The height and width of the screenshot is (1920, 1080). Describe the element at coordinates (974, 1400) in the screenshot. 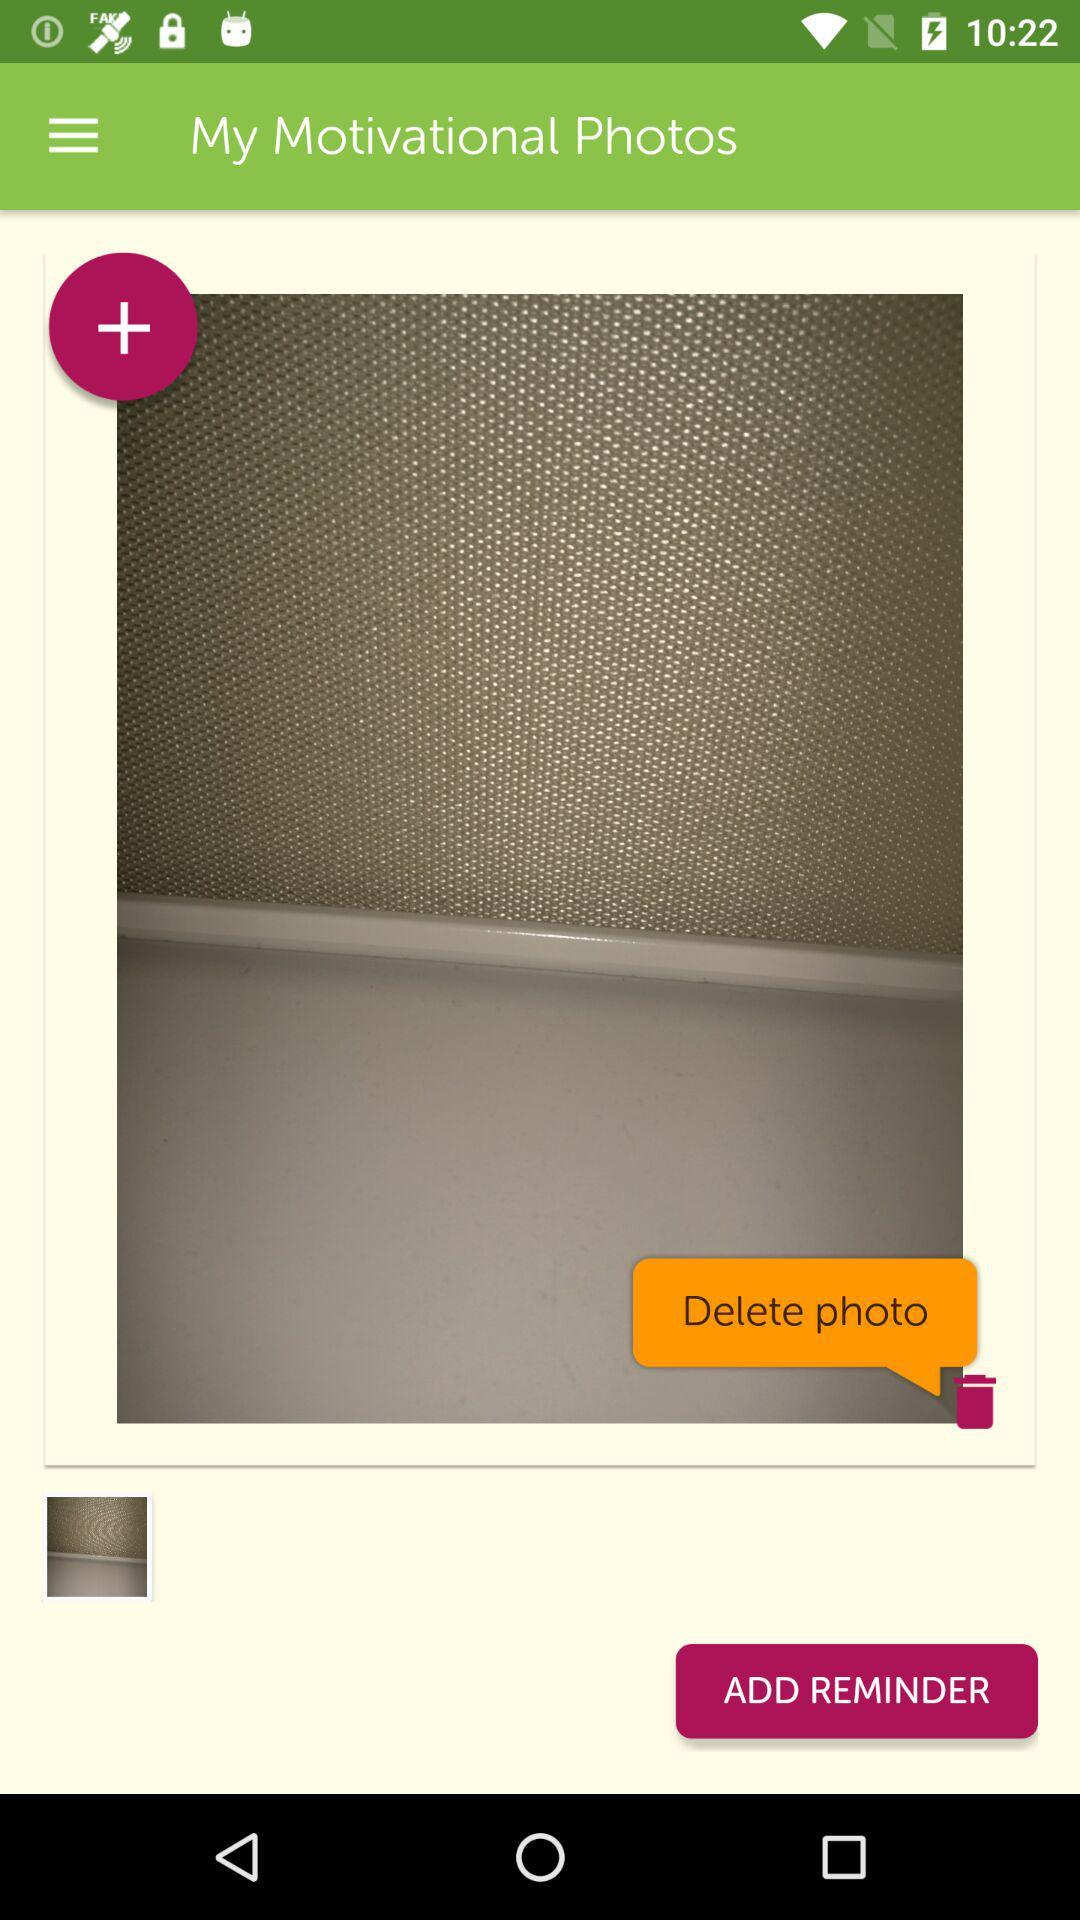

I see `the delete icon` at that location.